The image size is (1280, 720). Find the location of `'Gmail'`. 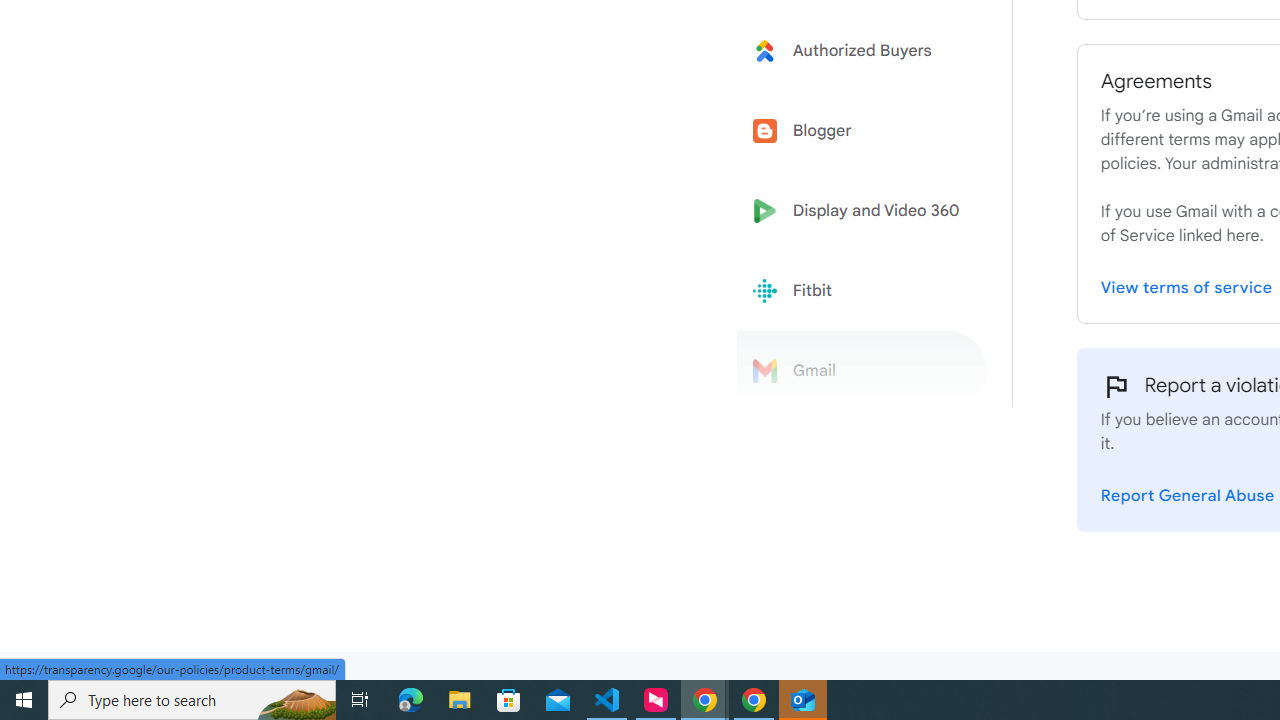

'Gmail' is located at coordinates (862, 371).